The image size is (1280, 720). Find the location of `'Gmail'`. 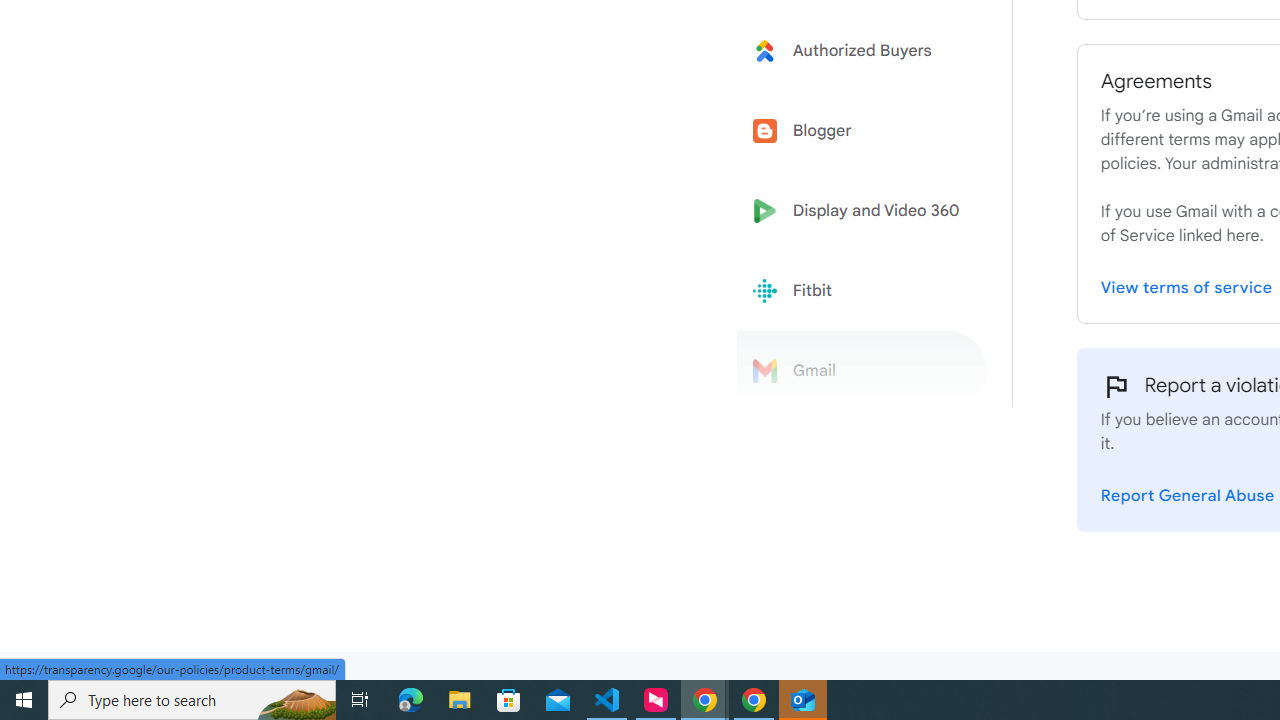

'Gmail' is located at coordinates (862, 371).